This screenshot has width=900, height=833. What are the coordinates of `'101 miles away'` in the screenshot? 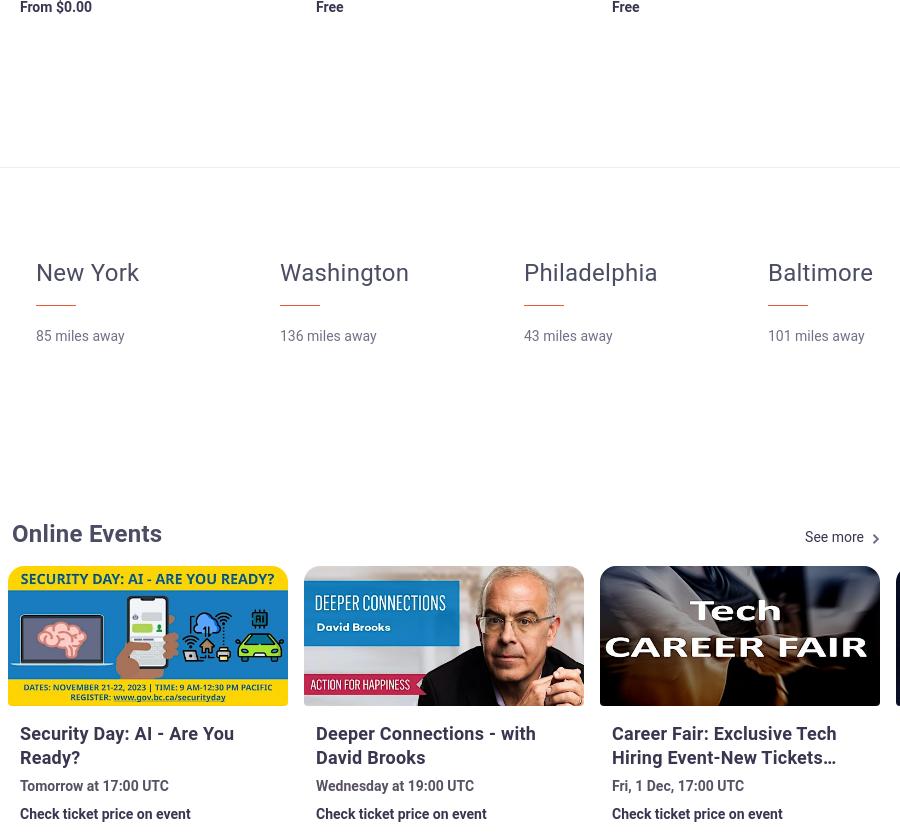 It's located at (766, 335).